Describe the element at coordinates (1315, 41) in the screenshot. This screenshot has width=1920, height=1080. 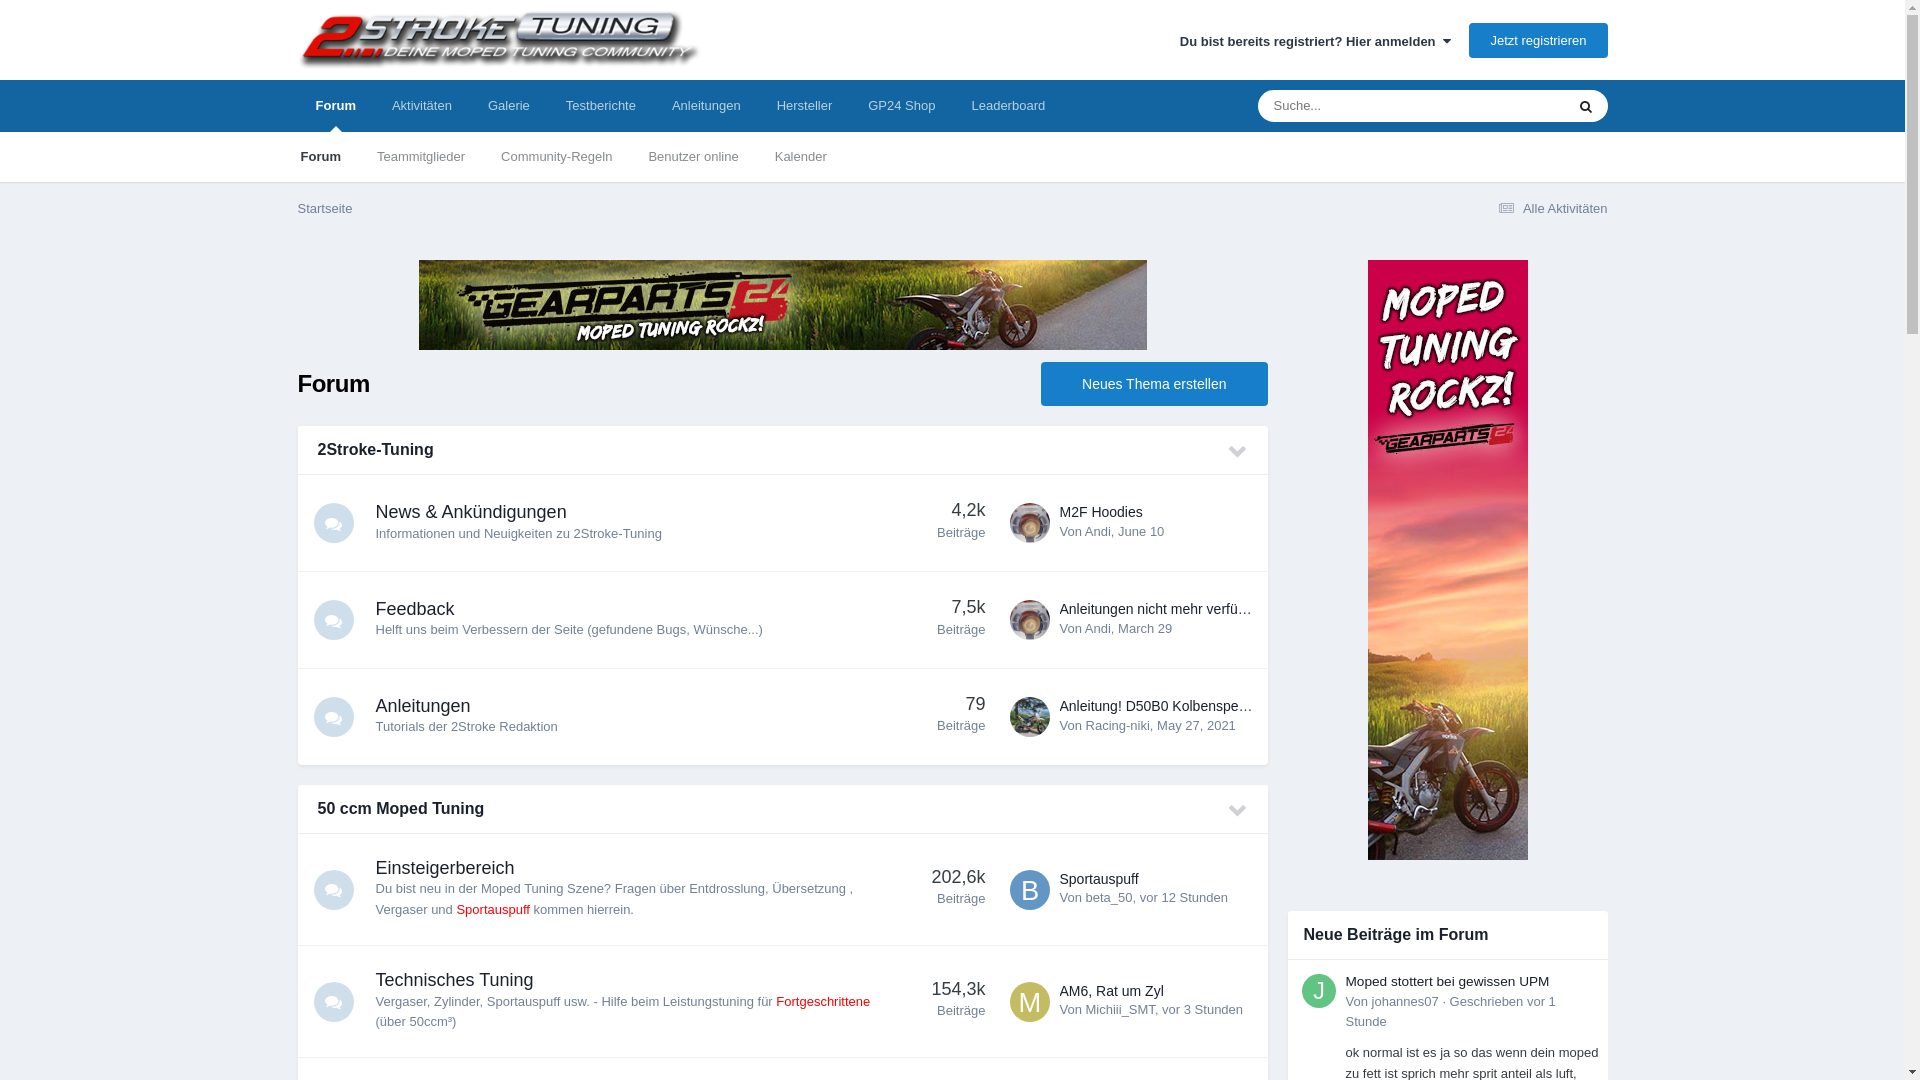
I see `'Du bist bereits registriert? Hier anmelden  '` at that location.